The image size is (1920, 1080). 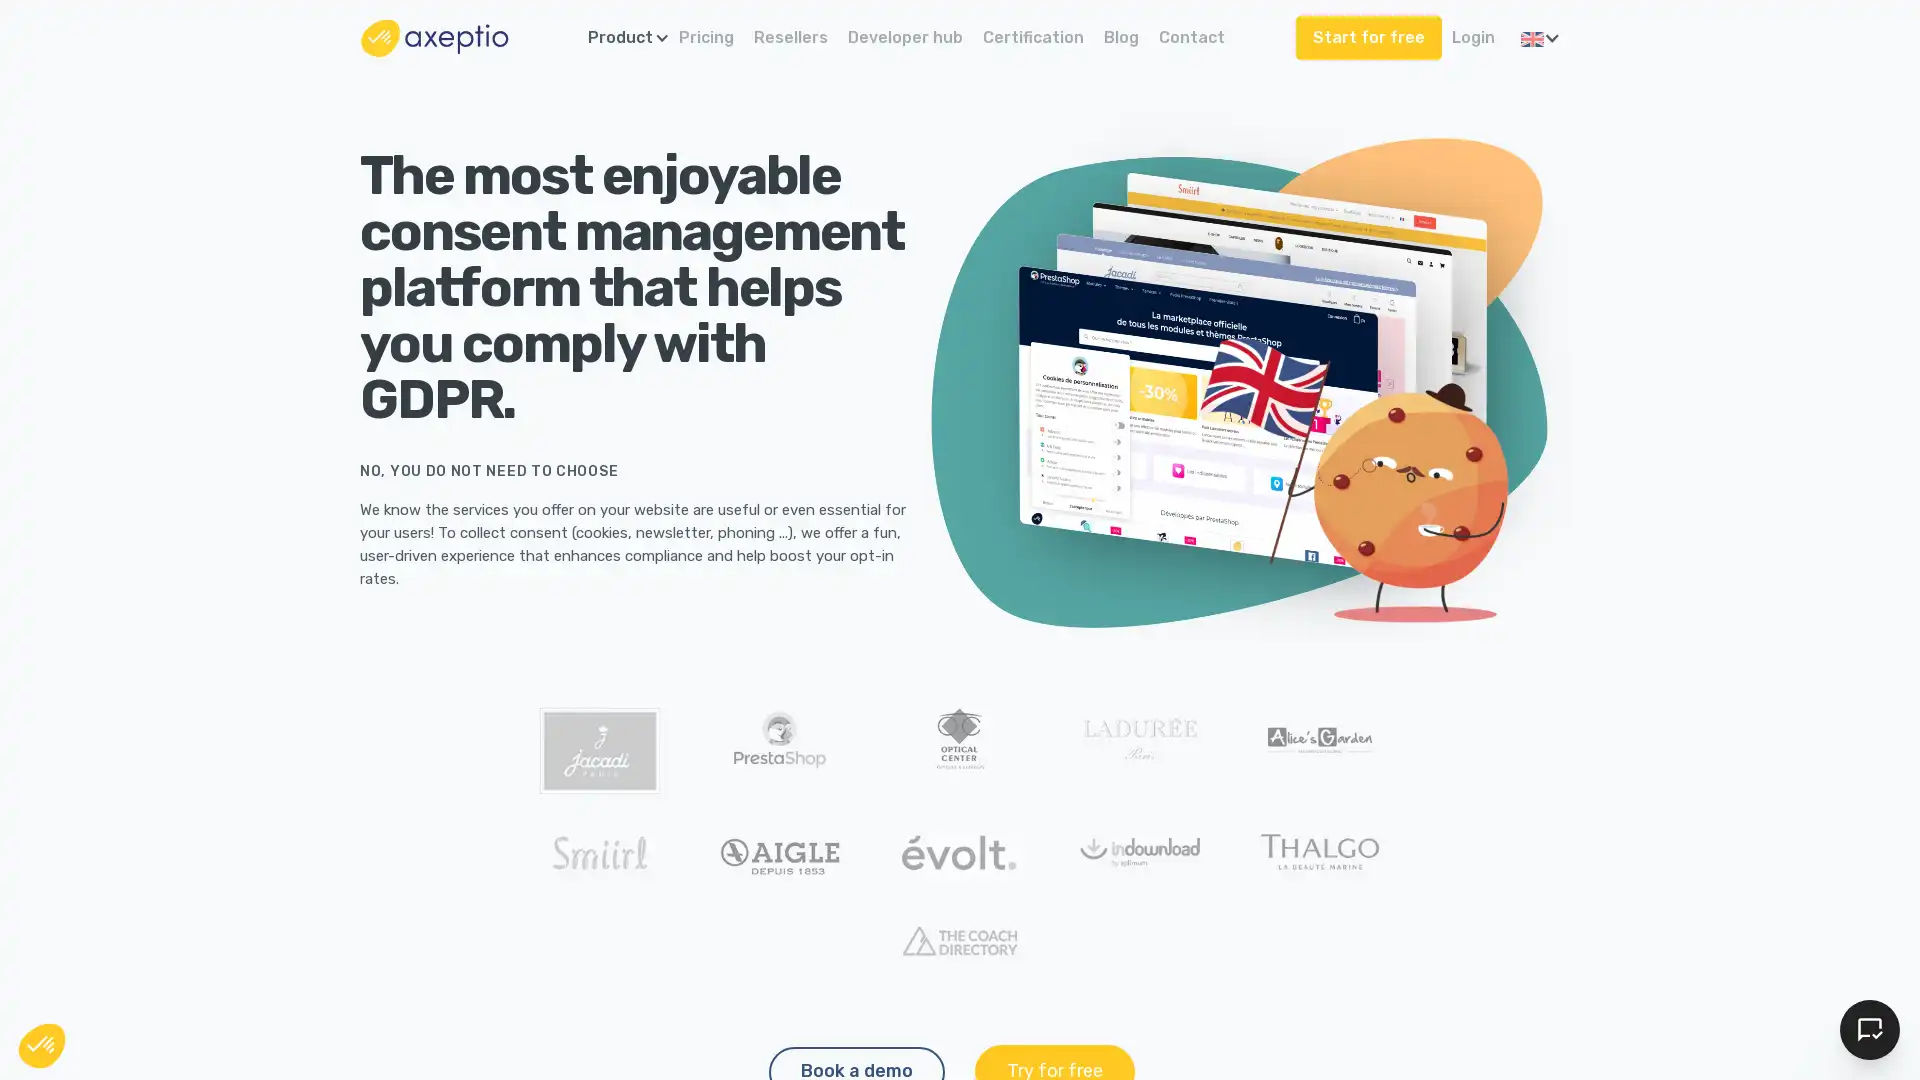 I want to click on No, thanks, so click(x=89, y=969).